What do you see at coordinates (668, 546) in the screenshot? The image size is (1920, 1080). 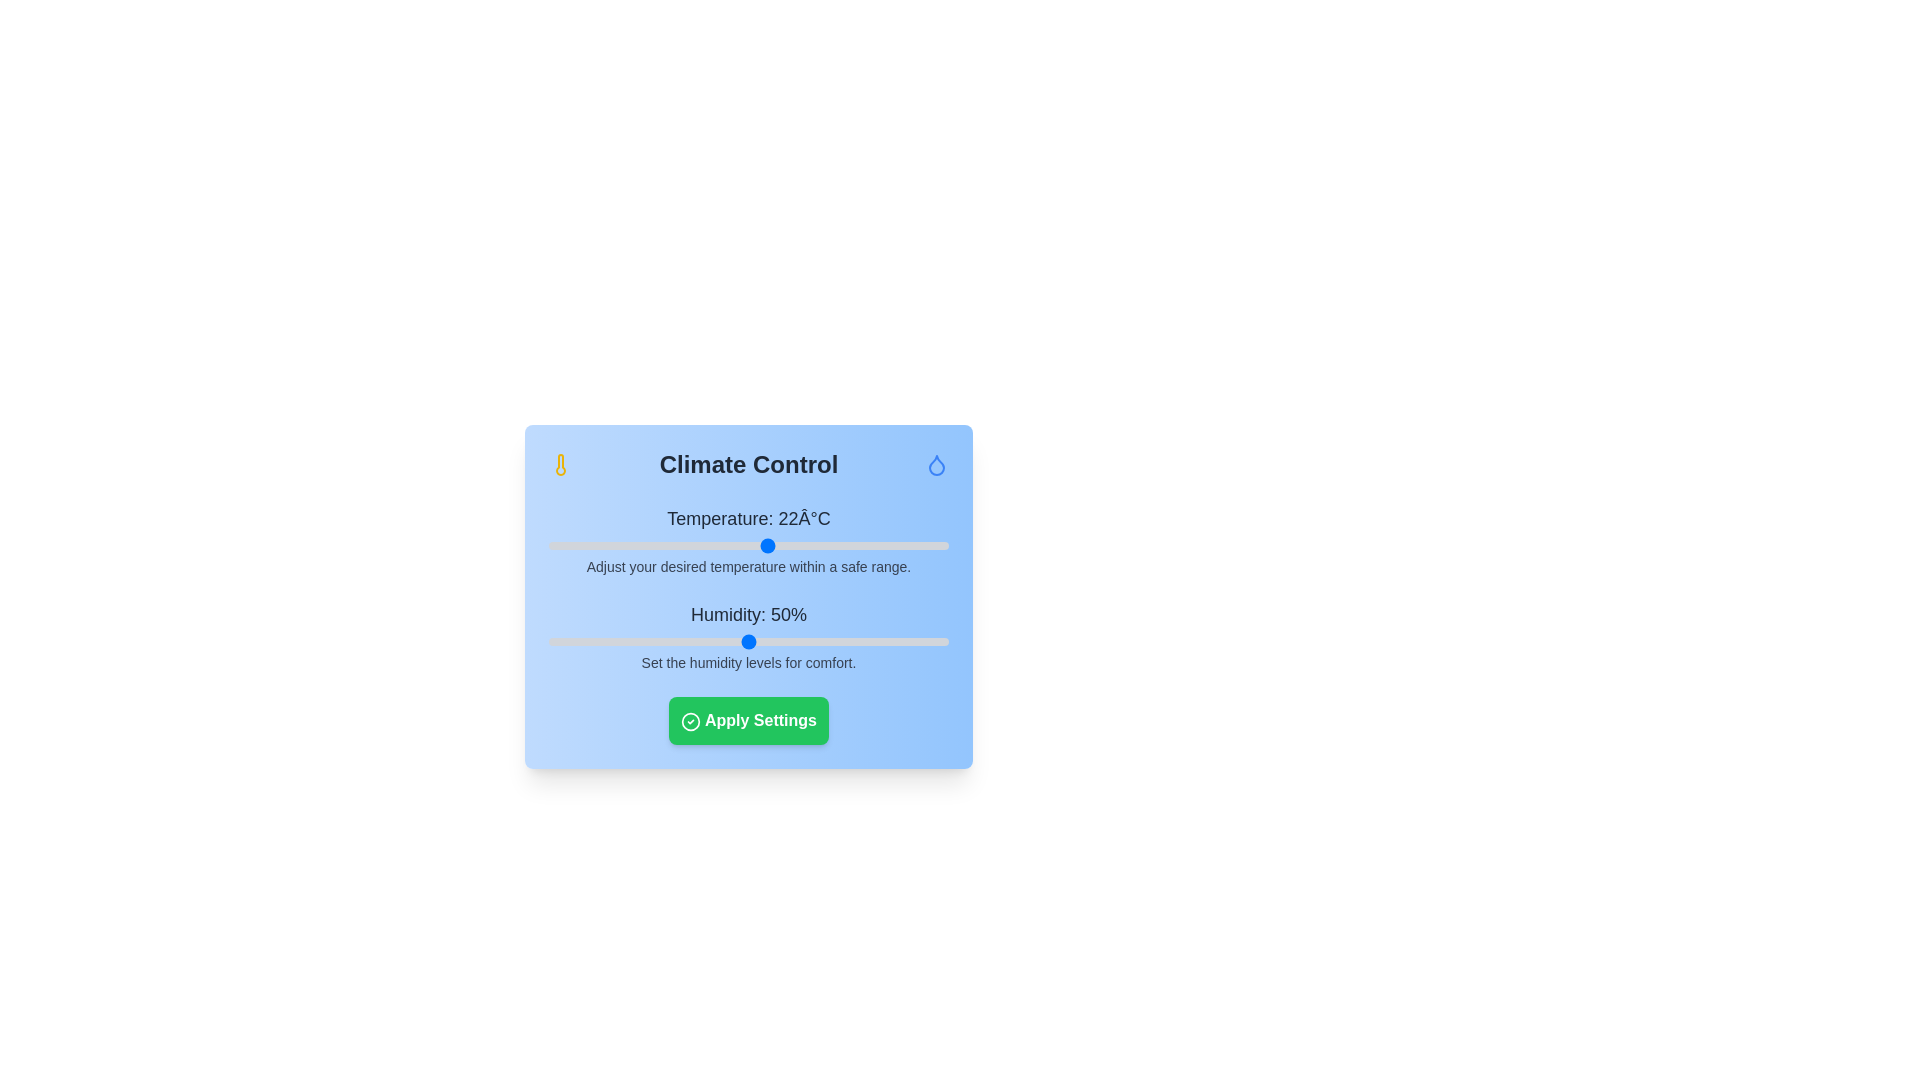 I see `the temperature` at bounding box center [668, 546].